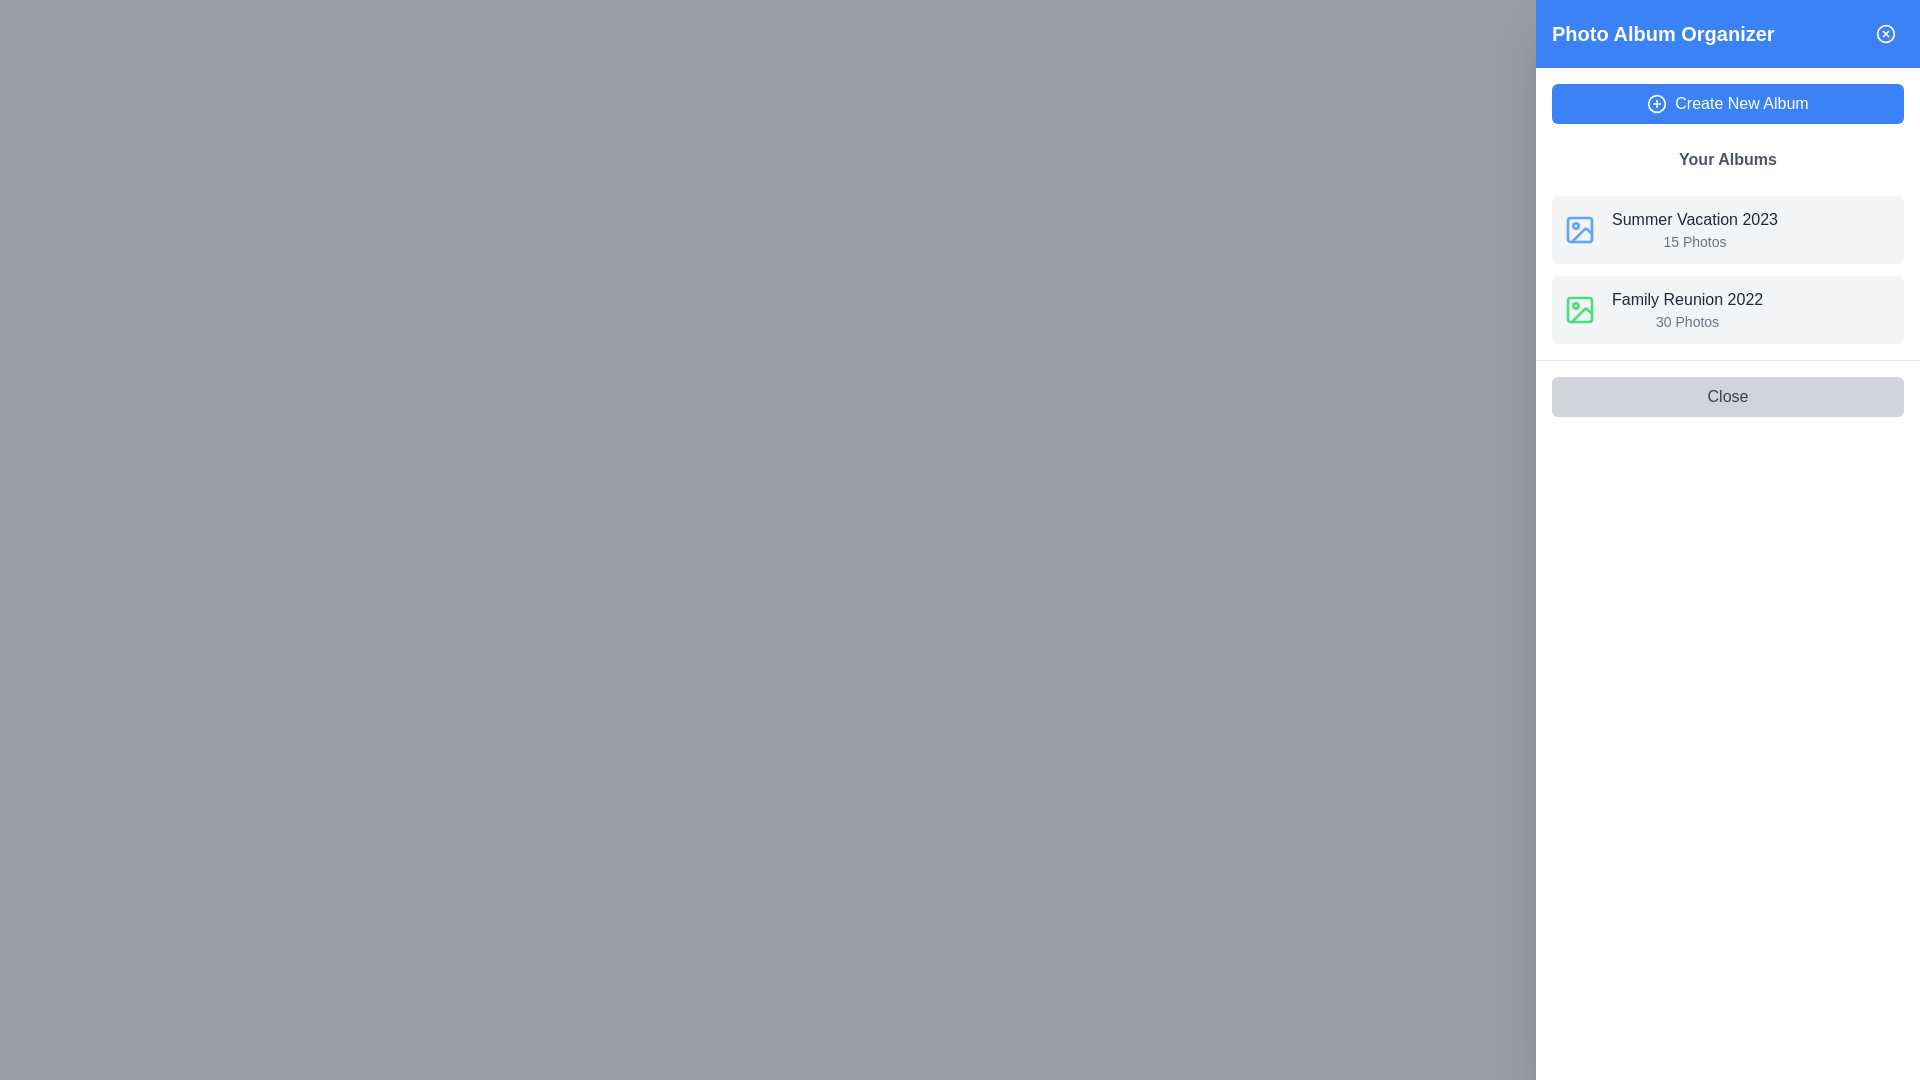 This screenshot has height=1080, width=1920. Describe the element at coordinates (1727, 397) in the screenshot. I see `the 'Close' button located towards the bottom of the right panel` at that location.